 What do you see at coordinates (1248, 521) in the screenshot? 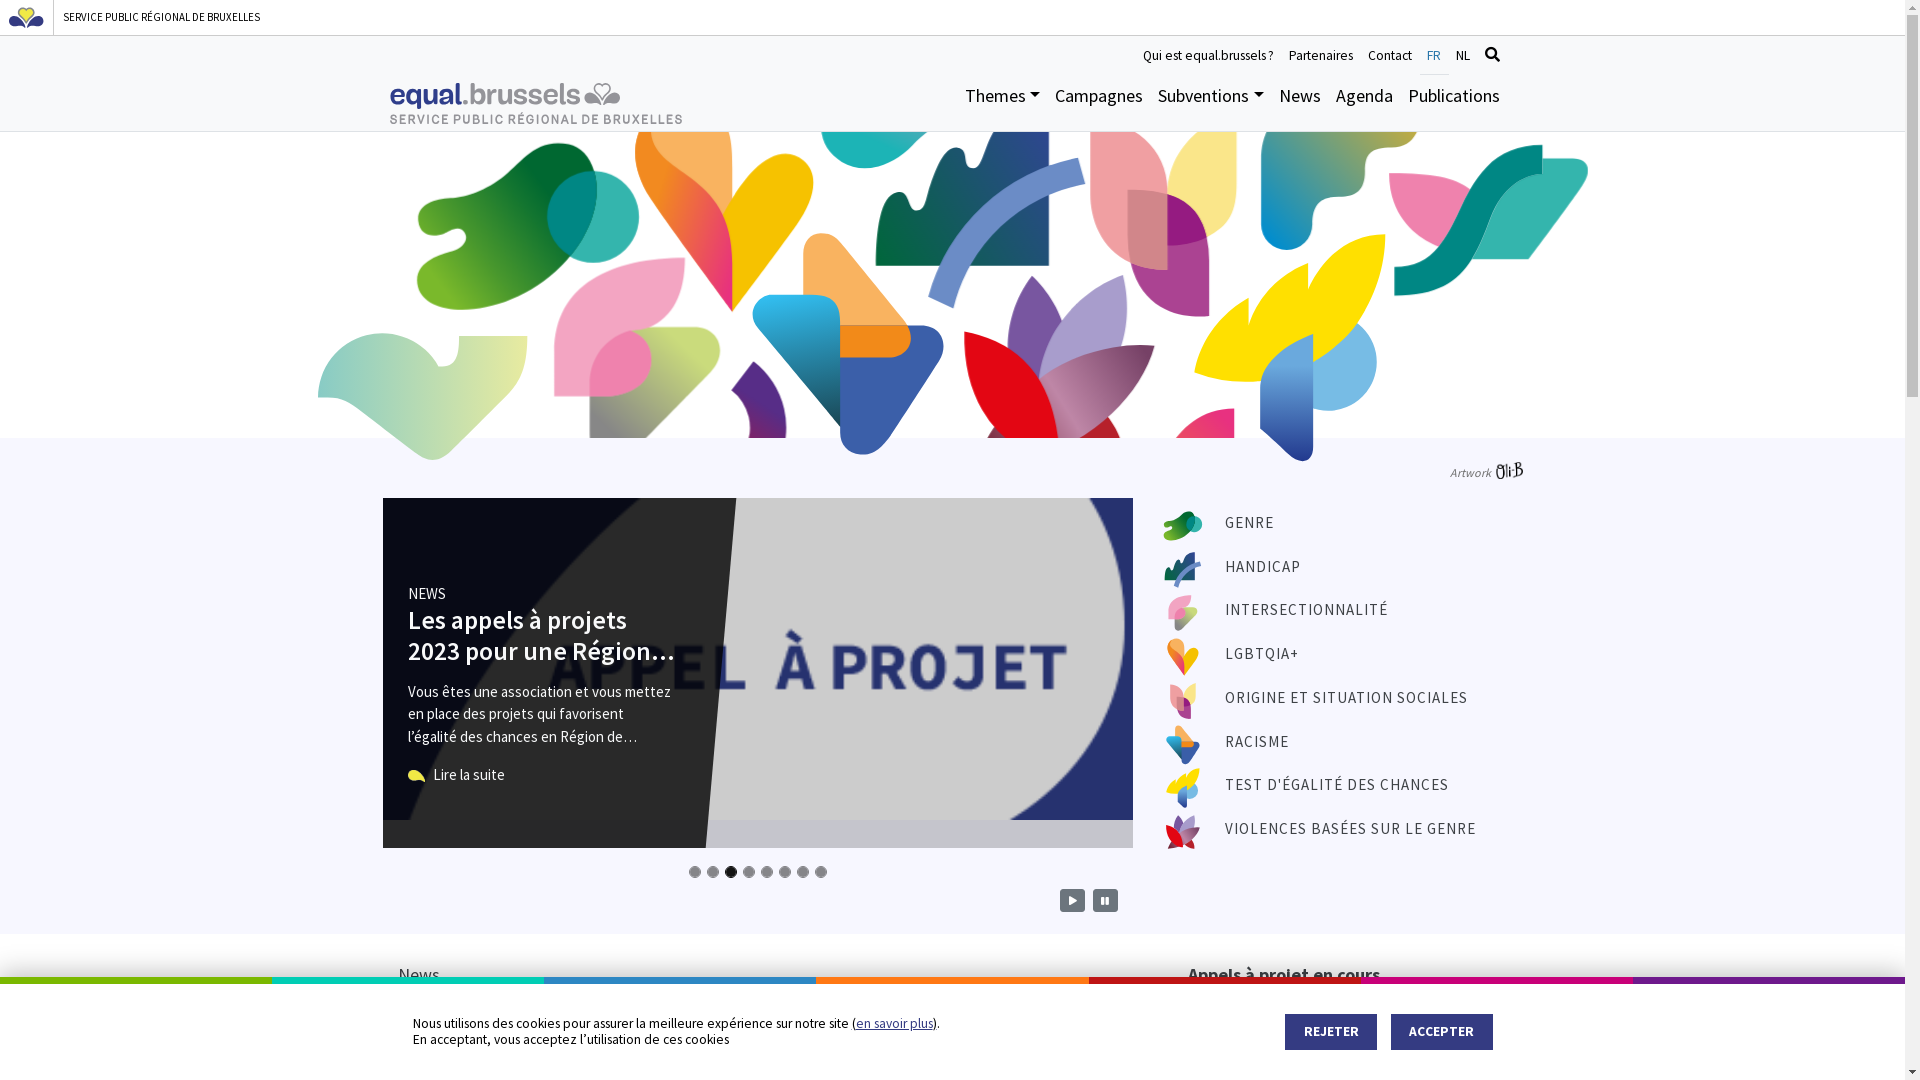
I see `'GENRE'` at bounding box center [1248, 521].